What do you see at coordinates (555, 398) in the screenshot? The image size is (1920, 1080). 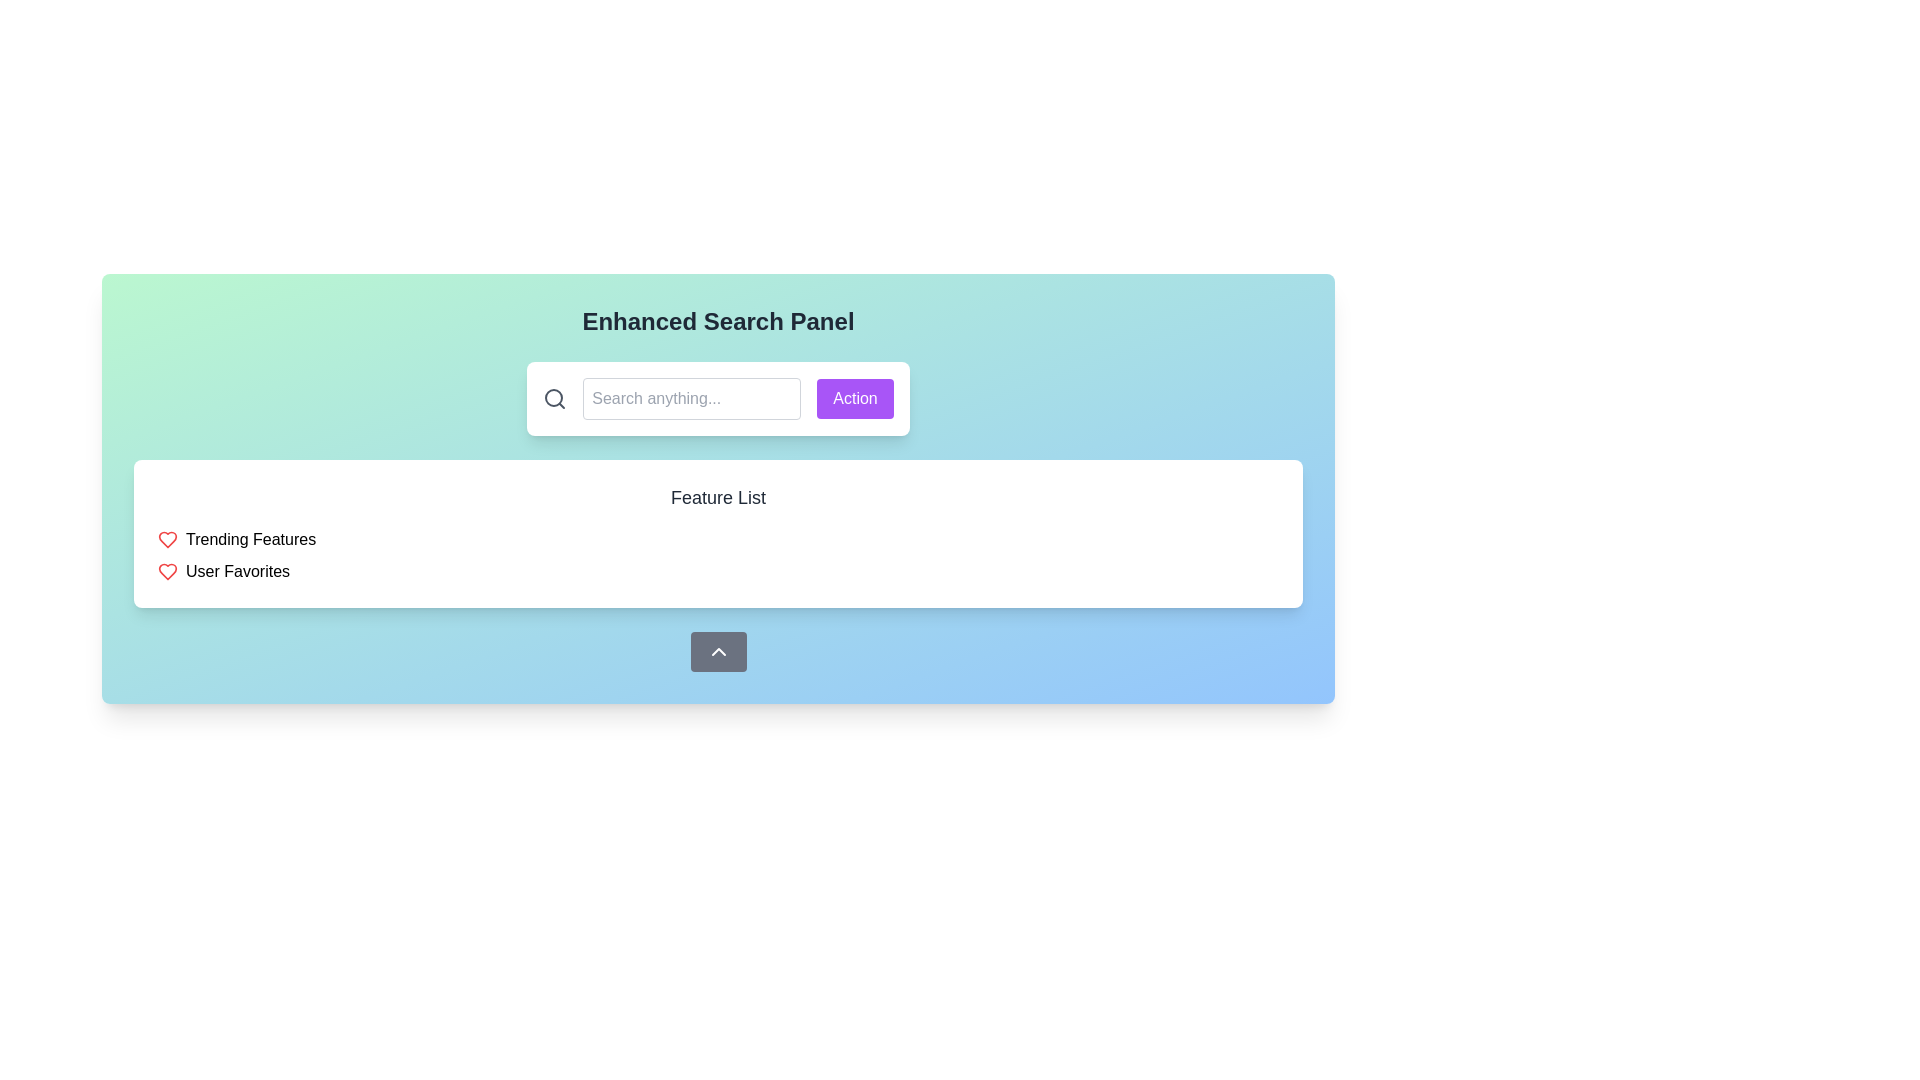 I see `the search icon located at the far-left side of the white search bar, adjacent to the input field, to indicate the search function` at bounding box center [555, 398].